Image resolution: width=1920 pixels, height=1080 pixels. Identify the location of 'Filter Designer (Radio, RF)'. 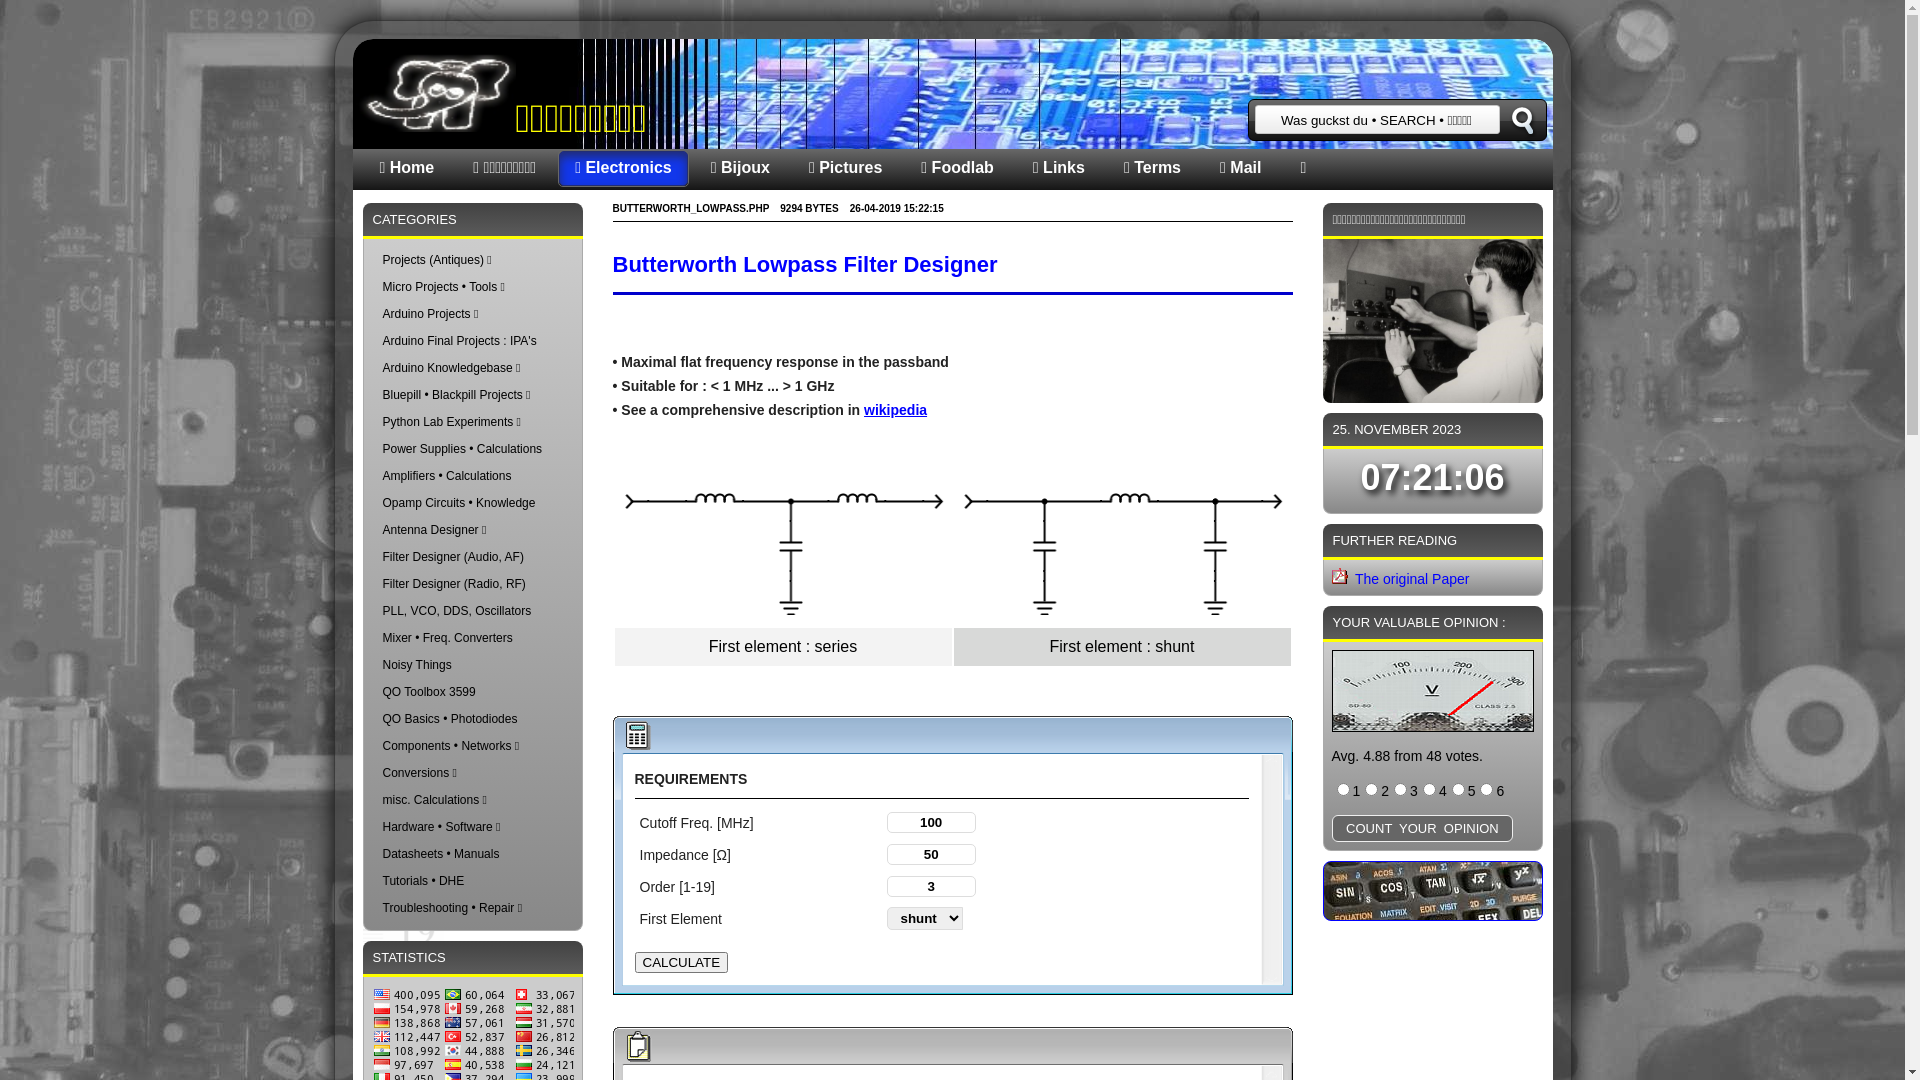
(452, 583).